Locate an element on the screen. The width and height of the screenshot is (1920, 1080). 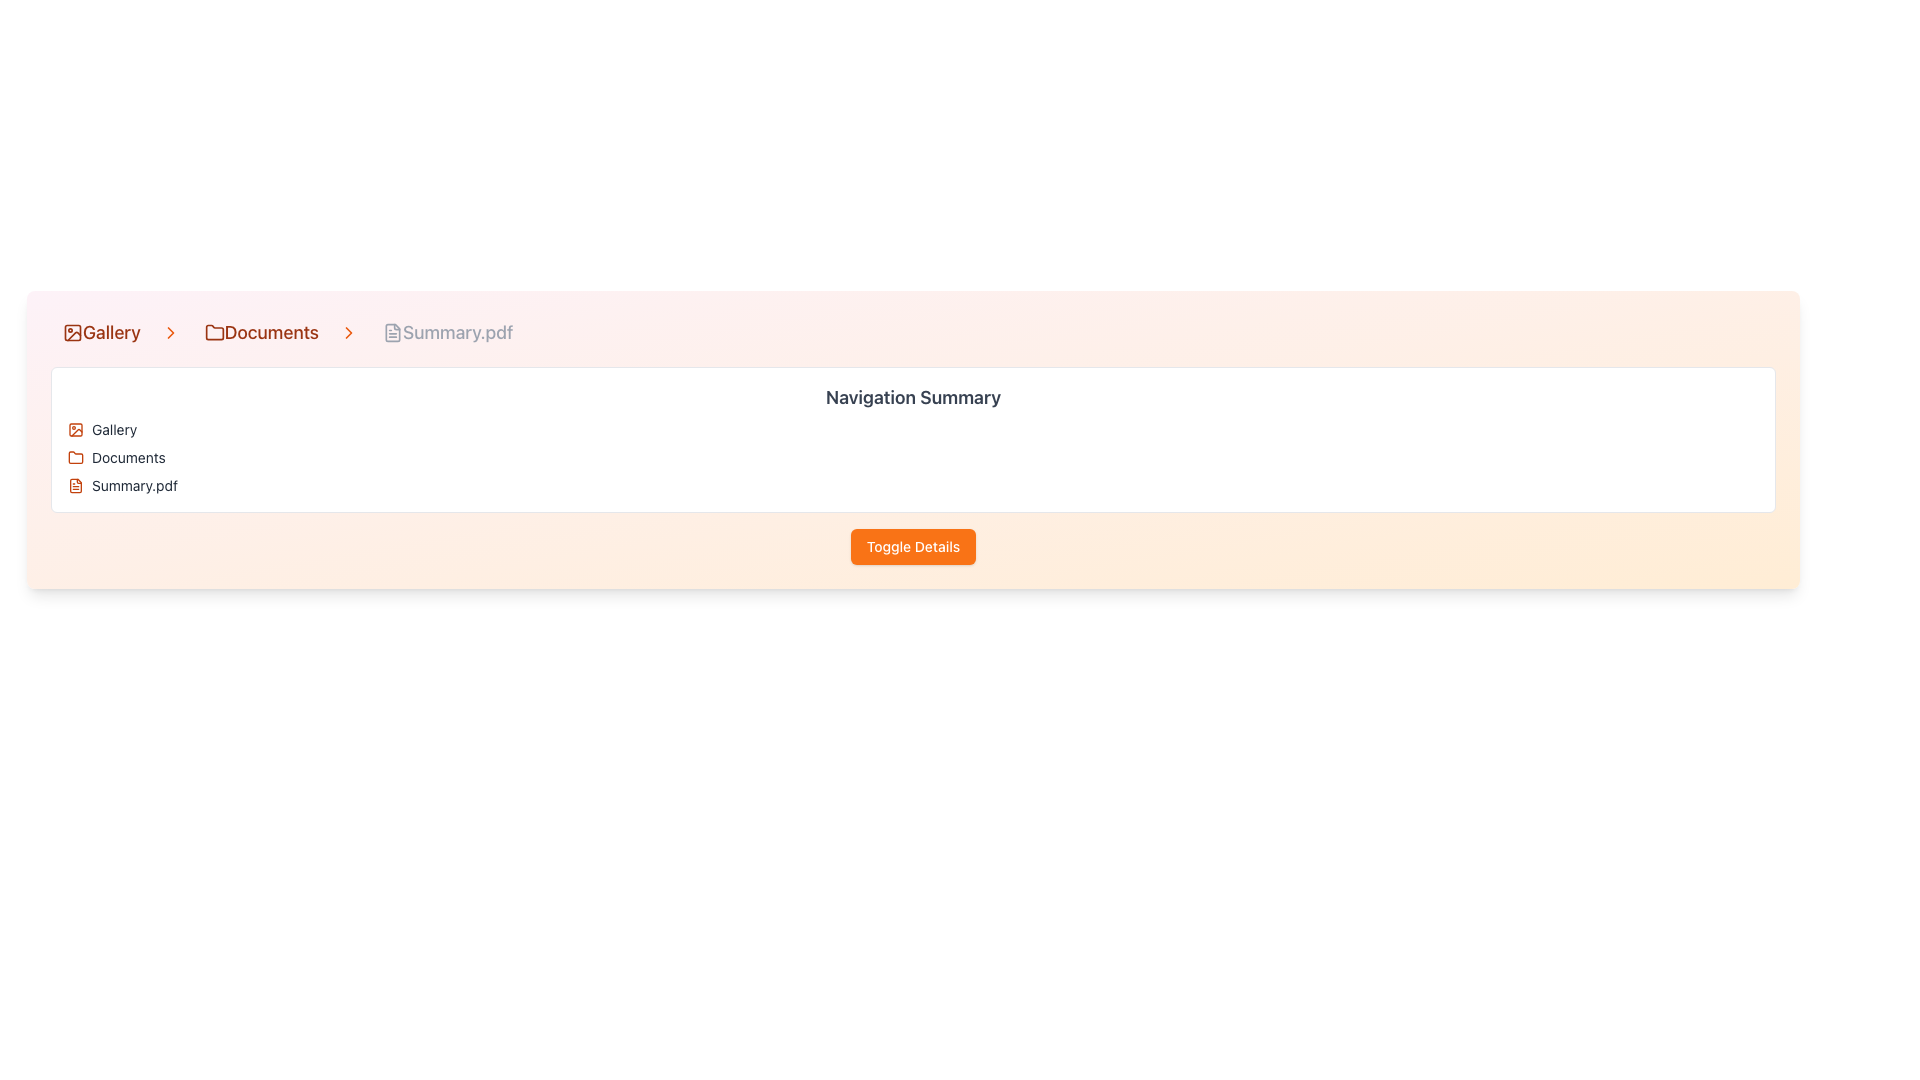
the file symbol icon located to the left of 'Summary.pdf' in the breadcrumb navigation is located at coordinates (393, 331).